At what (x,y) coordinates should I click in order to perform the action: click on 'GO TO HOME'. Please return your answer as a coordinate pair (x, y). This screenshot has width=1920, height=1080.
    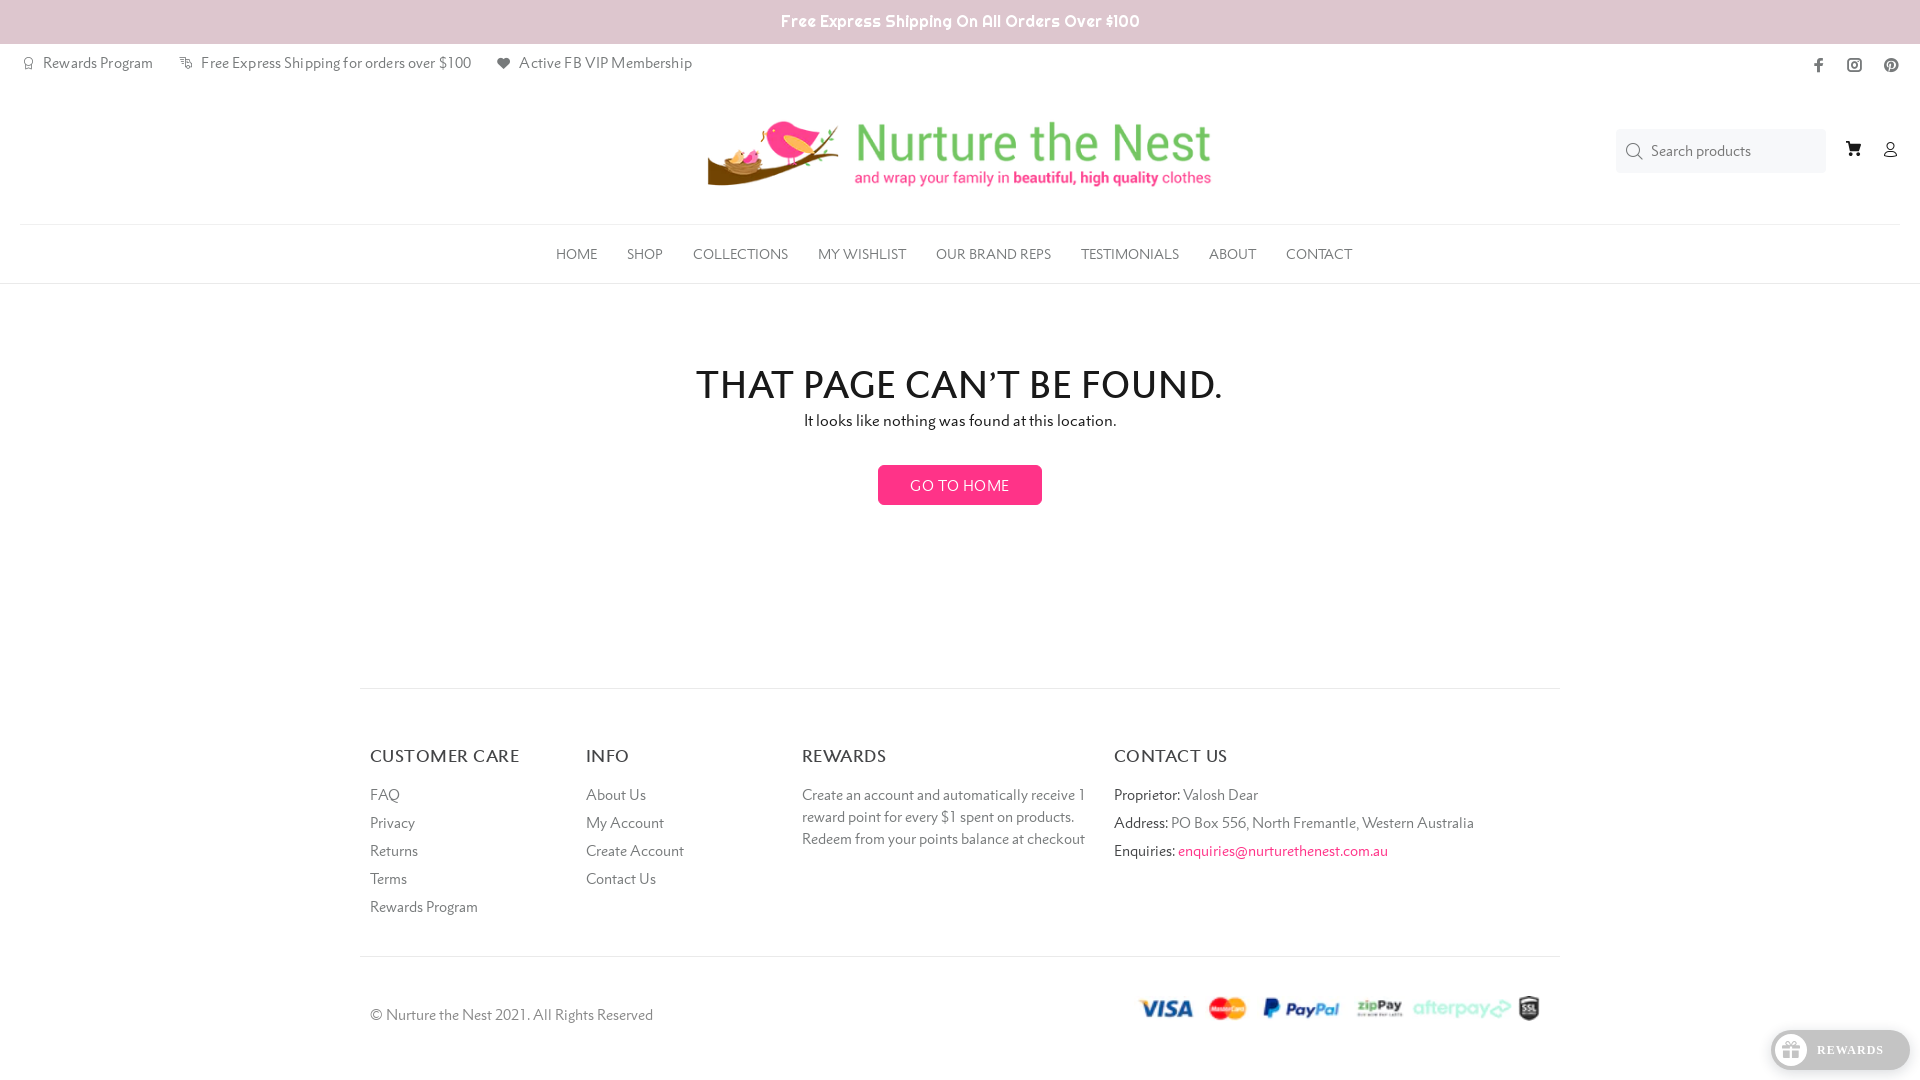
    Looking at the image, I should click on (958, 485).